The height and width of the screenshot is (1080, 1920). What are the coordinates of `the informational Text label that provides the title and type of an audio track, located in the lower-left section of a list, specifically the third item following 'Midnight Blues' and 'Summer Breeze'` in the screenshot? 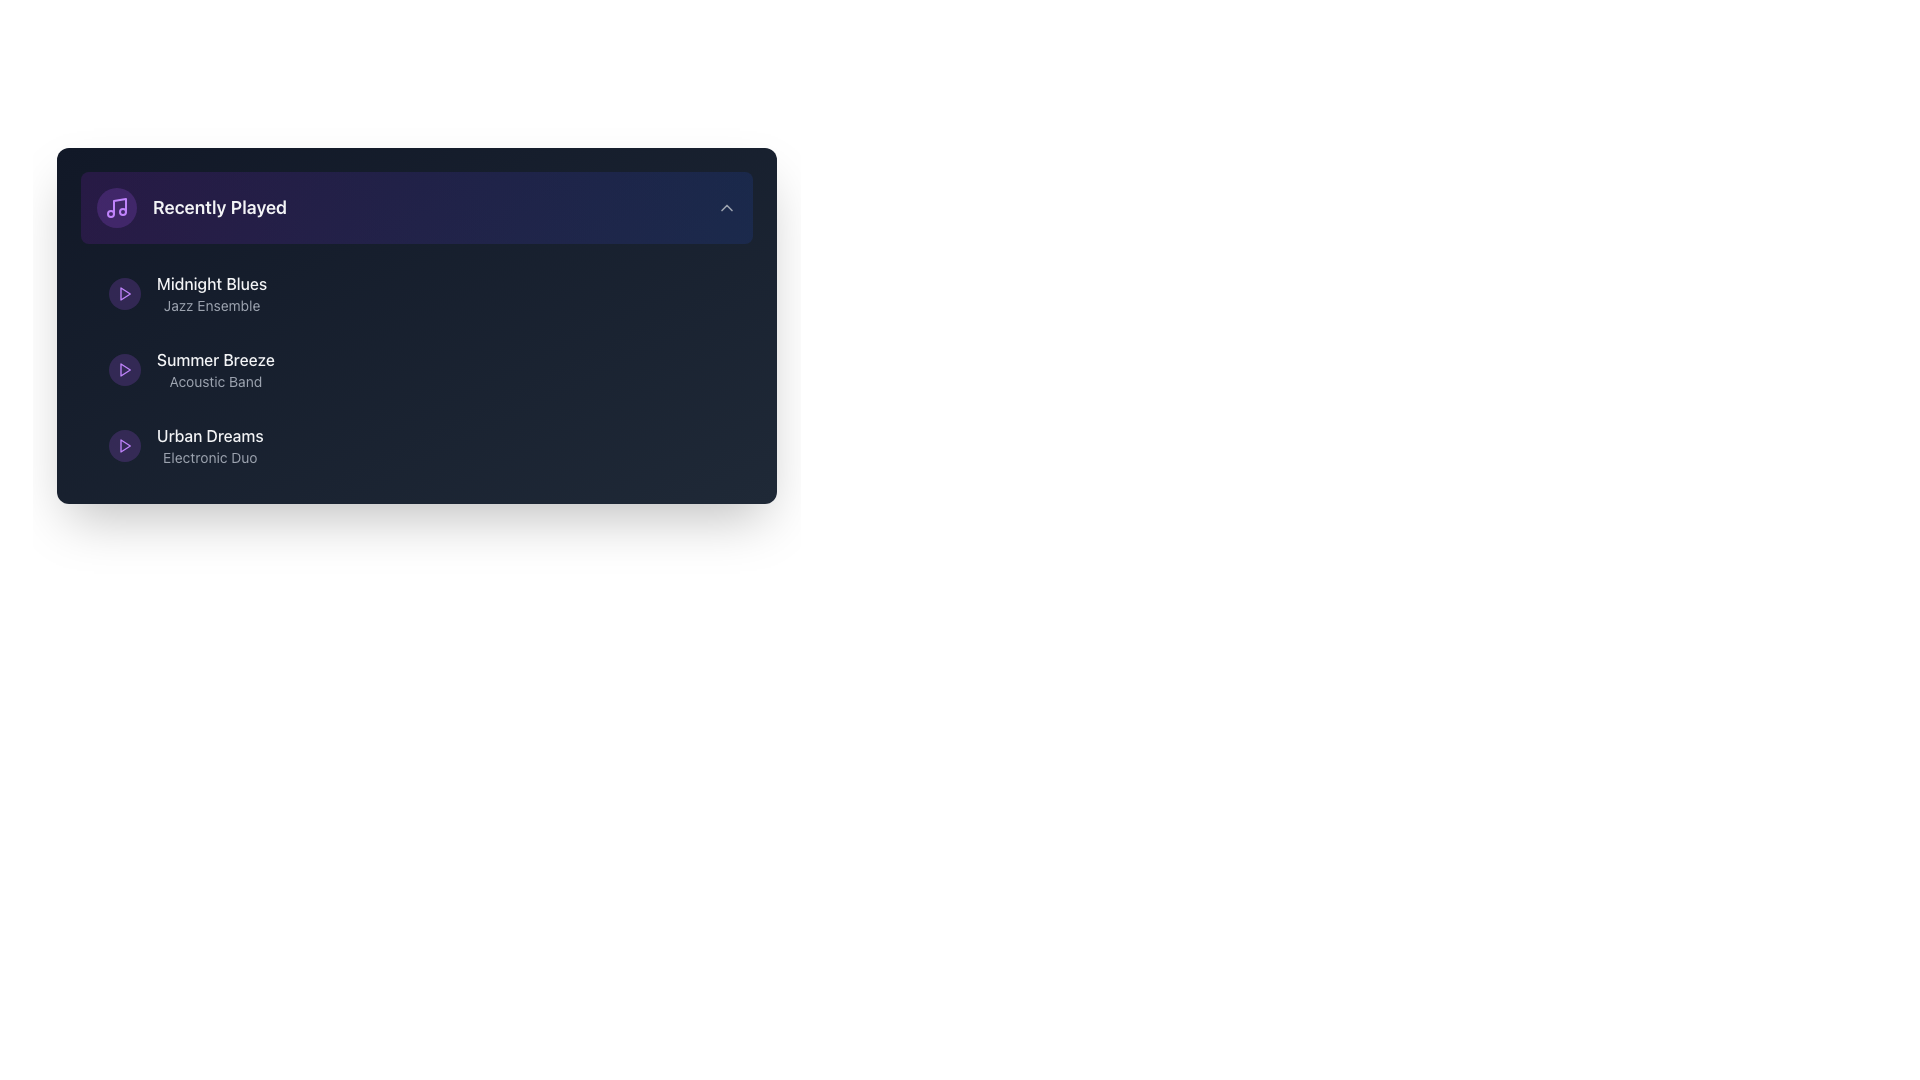 It's located at (210, 445).